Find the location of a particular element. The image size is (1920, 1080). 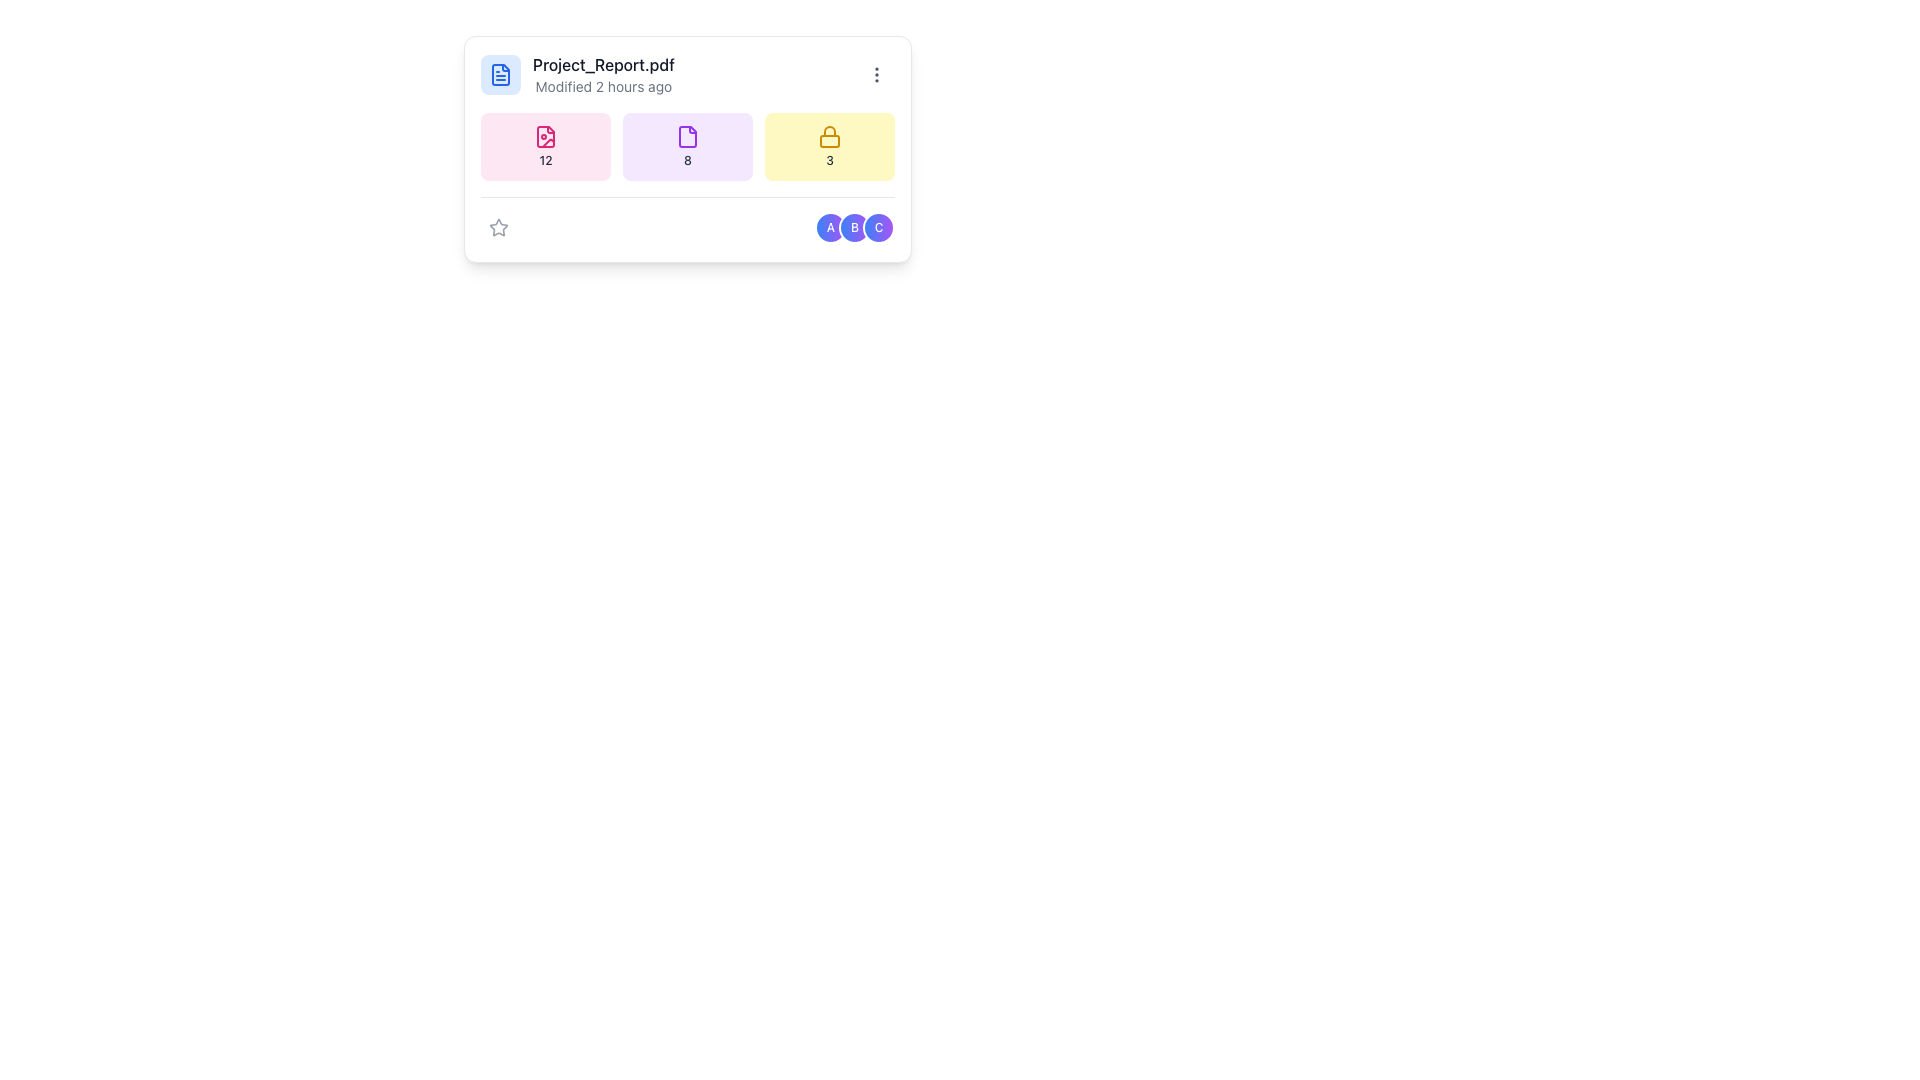

the text element displaying the number '3' in gray color, located within the third yellow background card from the left, positioned below a lock icon is located at coordinates (830, 160).